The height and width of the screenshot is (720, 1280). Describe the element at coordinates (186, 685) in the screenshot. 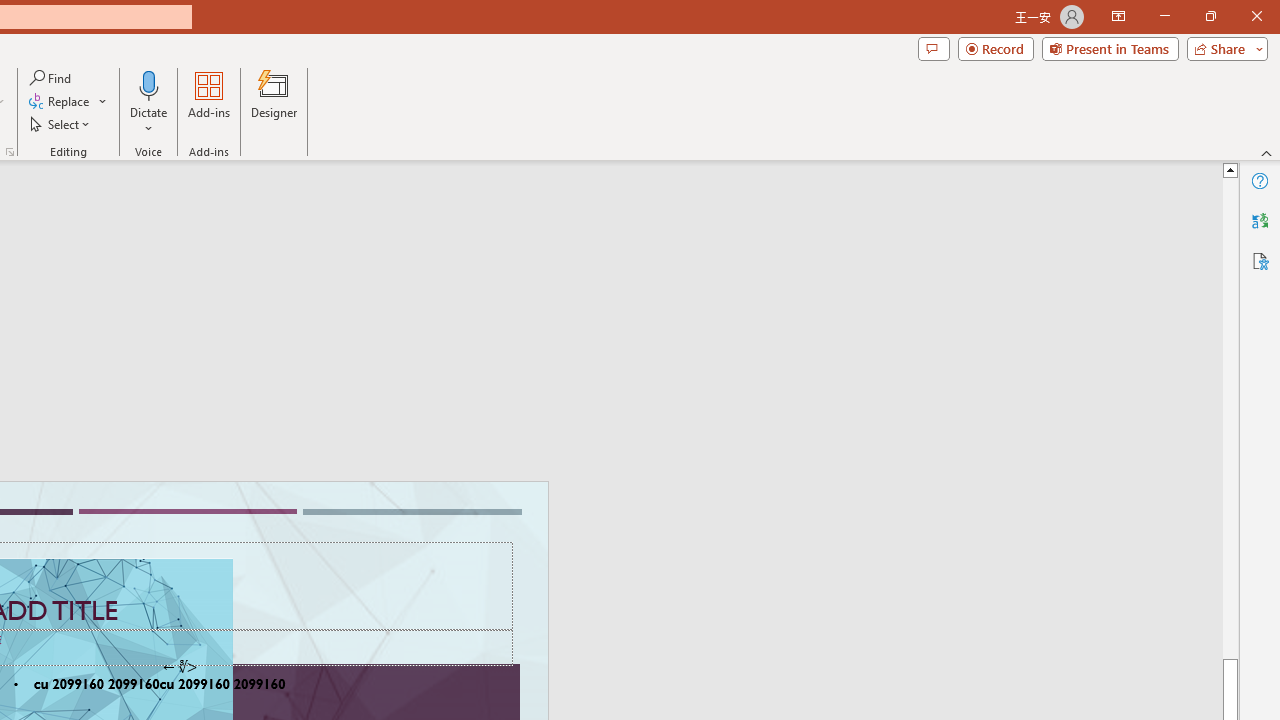

I see `'TextBox 61'` at that location.